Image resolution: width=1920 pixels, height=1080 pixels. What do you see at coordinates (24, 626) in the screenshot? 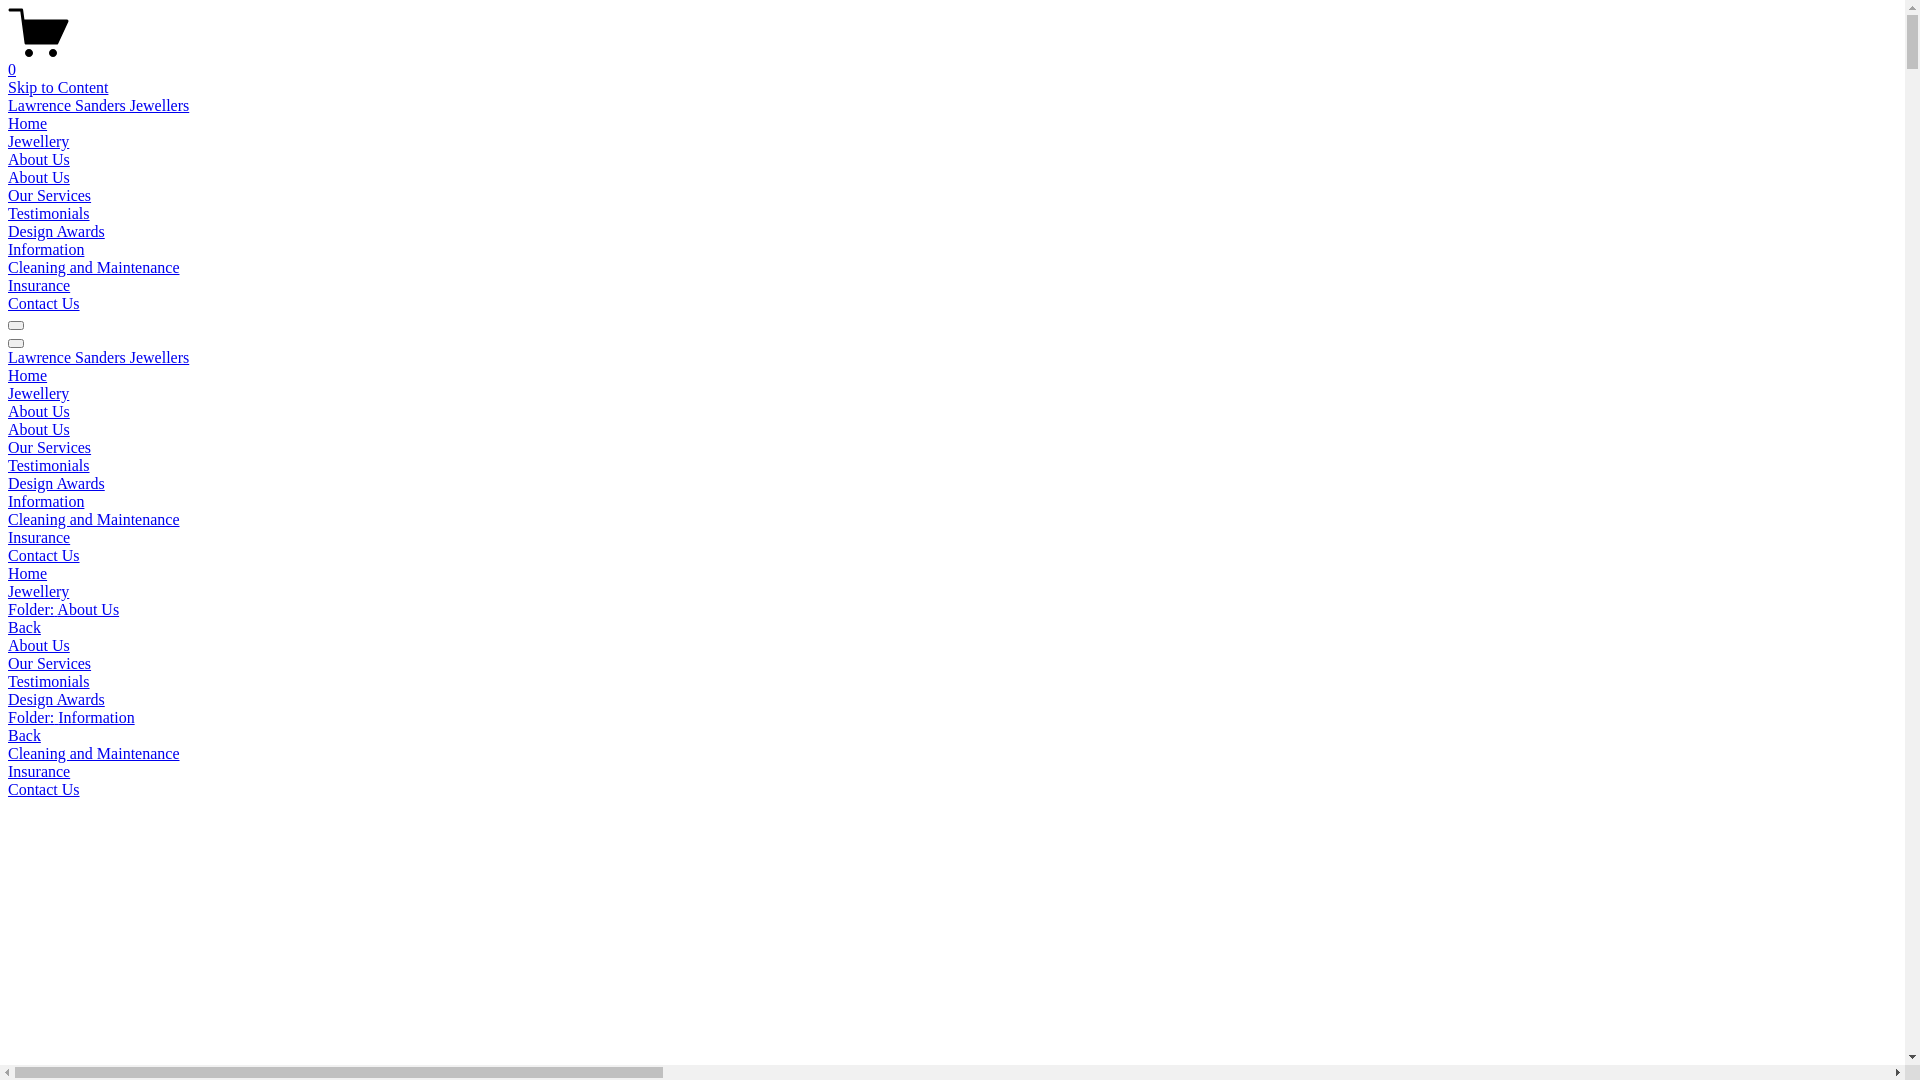
I see `'Back'` at bounding box center [24, 626].